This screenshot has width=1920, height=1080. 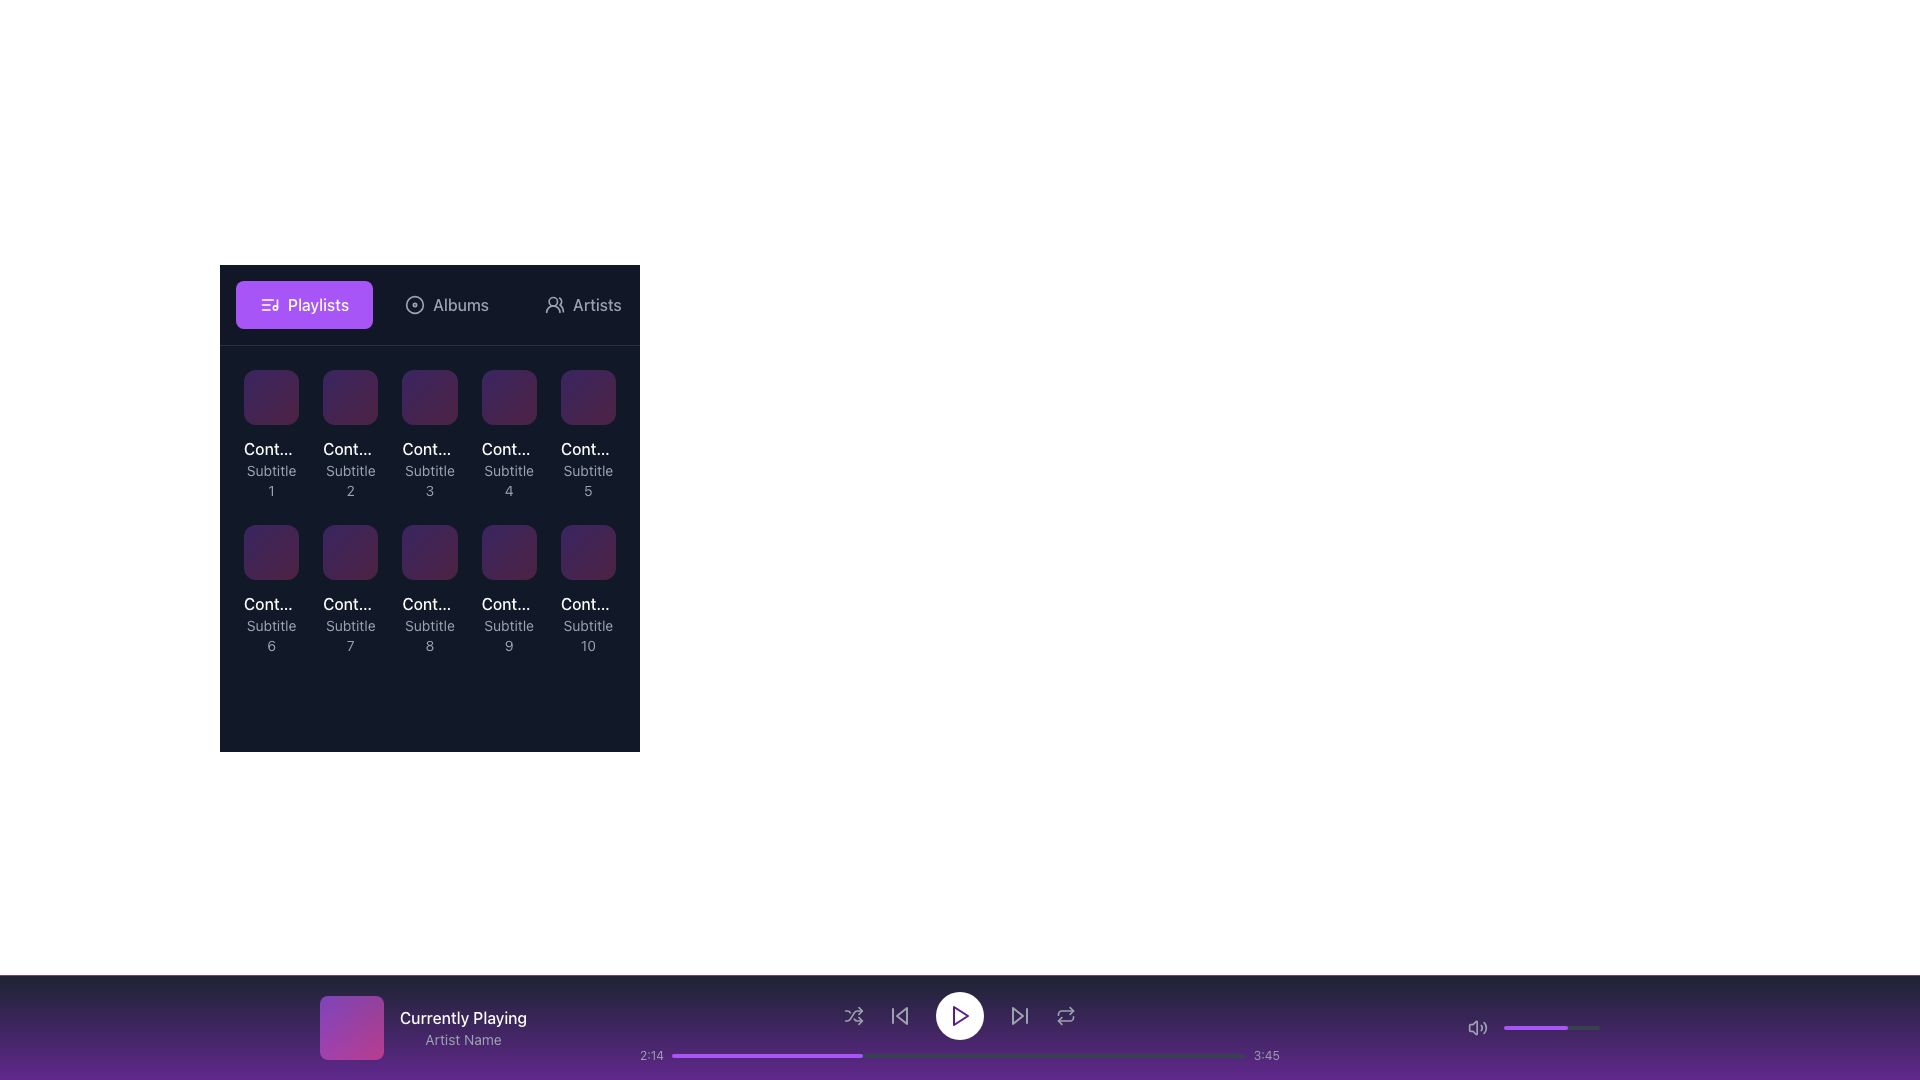 What do you see at coordinates (587, 623) in the screenshot?
I see `the text label with the title 'Content Title 10' and subtitle 'Subtitle 10'` at bounding box center [587, 623].